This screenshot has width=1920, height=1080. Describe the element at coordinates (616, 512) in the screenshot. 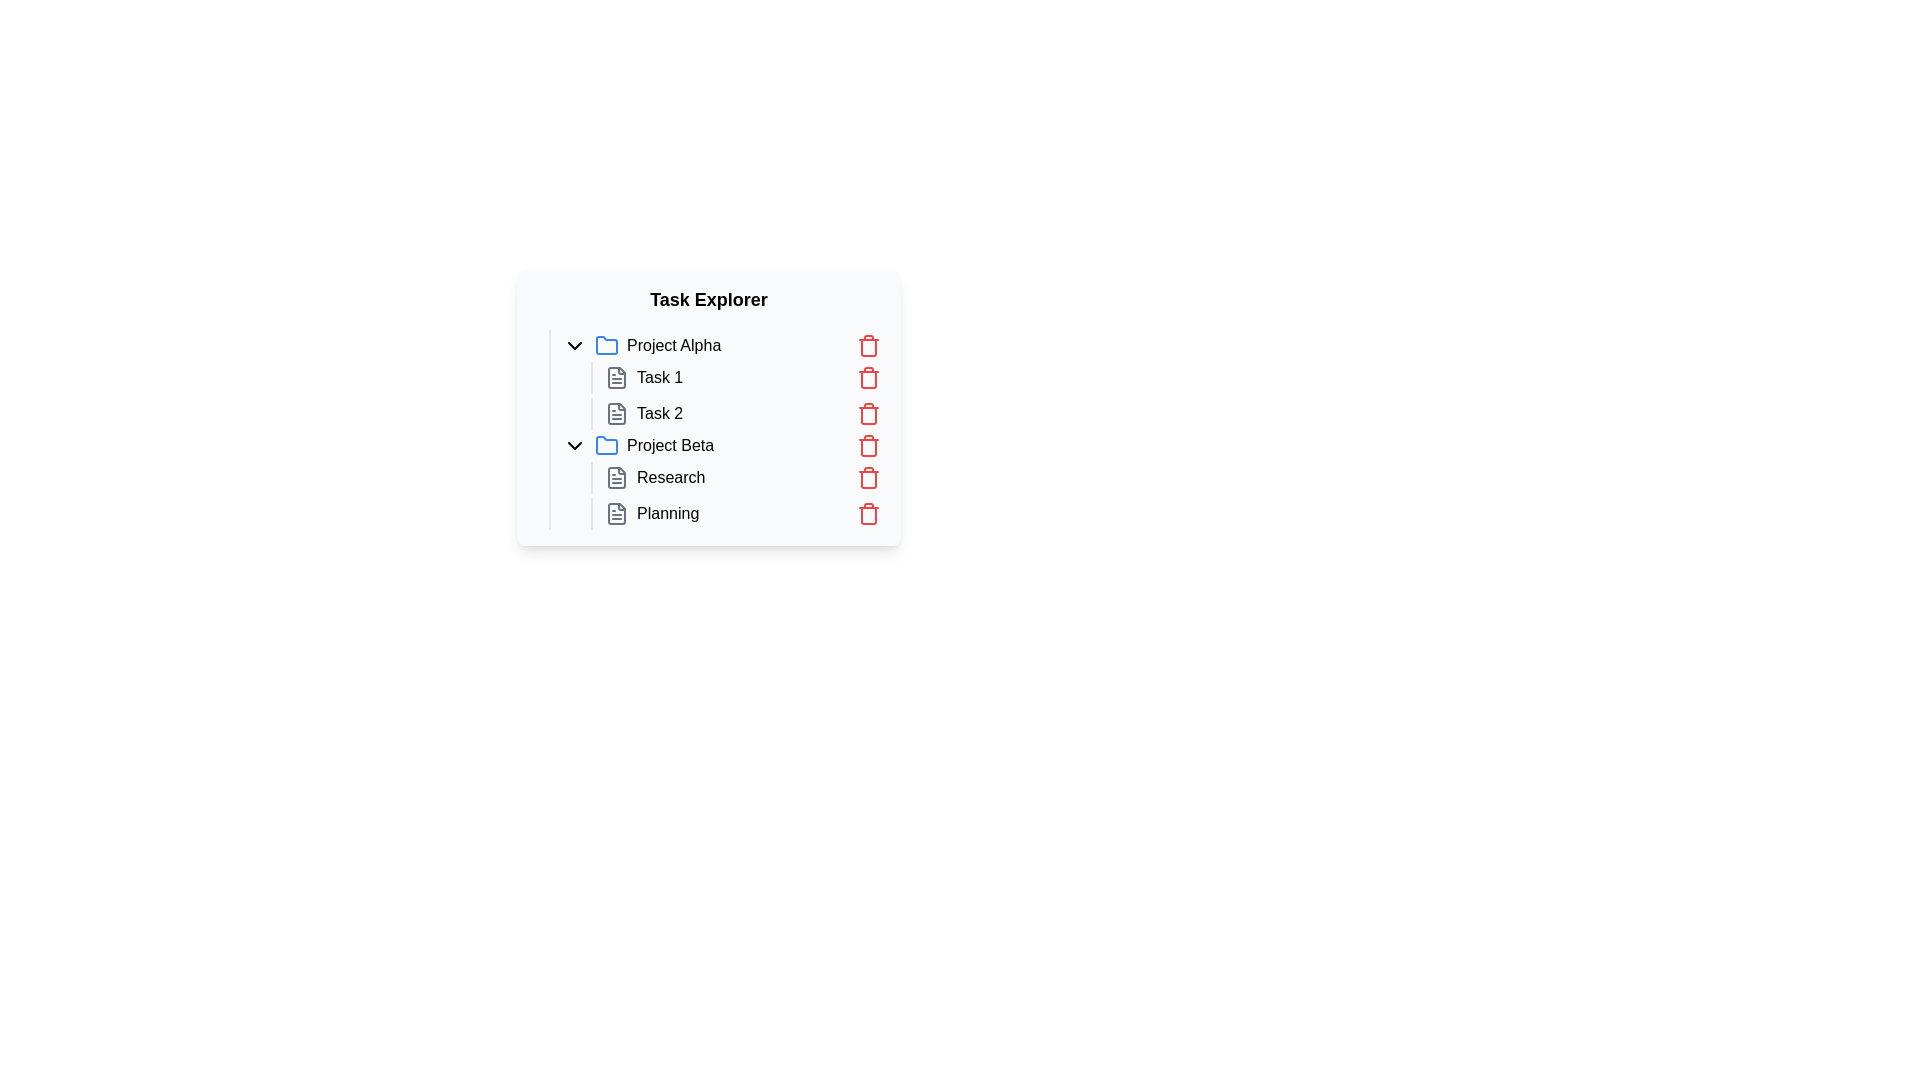

I see `the file icon representing the 'Planning' document, which is located immediately to the left of the text labeled 'Planning' under the 'Project Beta' folder` at that location.